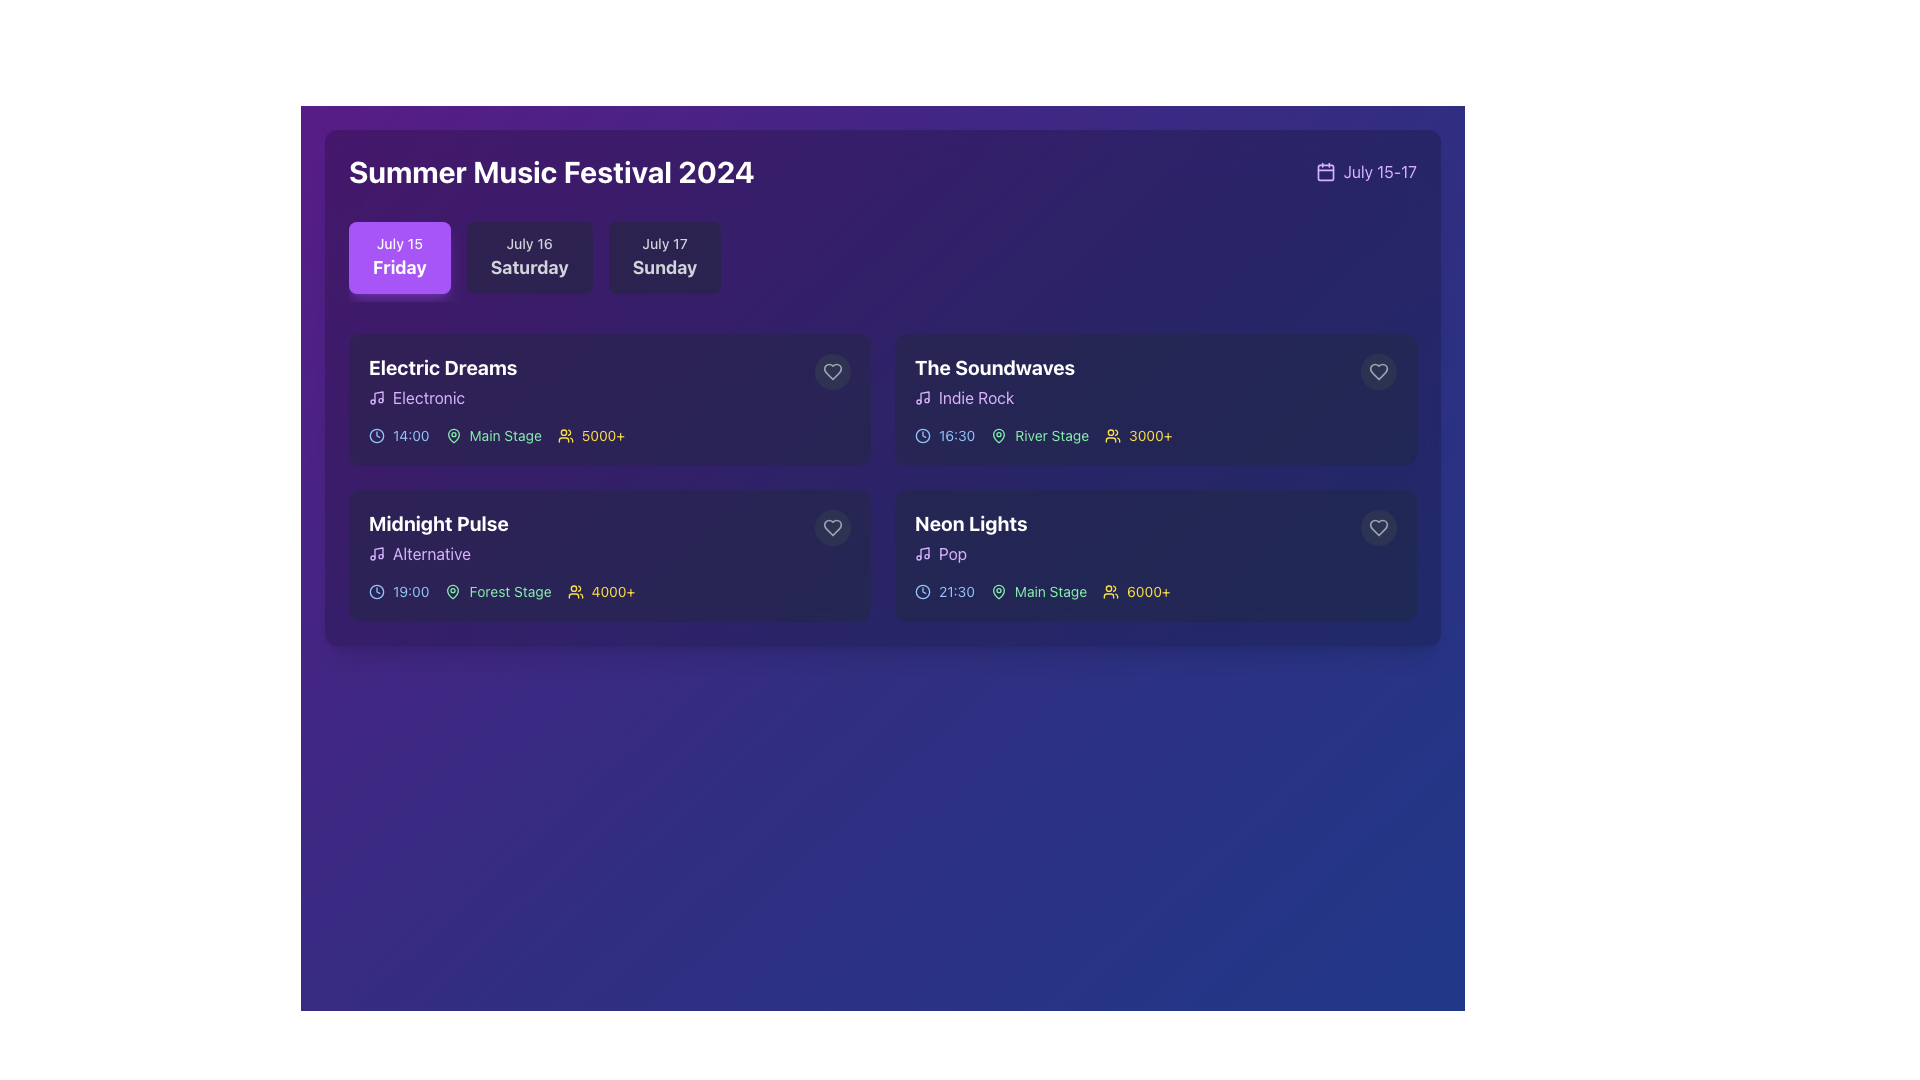  I want to click on the map pin icon element located in the 'Electric Dreams' card, which signifies a location or stage for the event, so click(452, 434).